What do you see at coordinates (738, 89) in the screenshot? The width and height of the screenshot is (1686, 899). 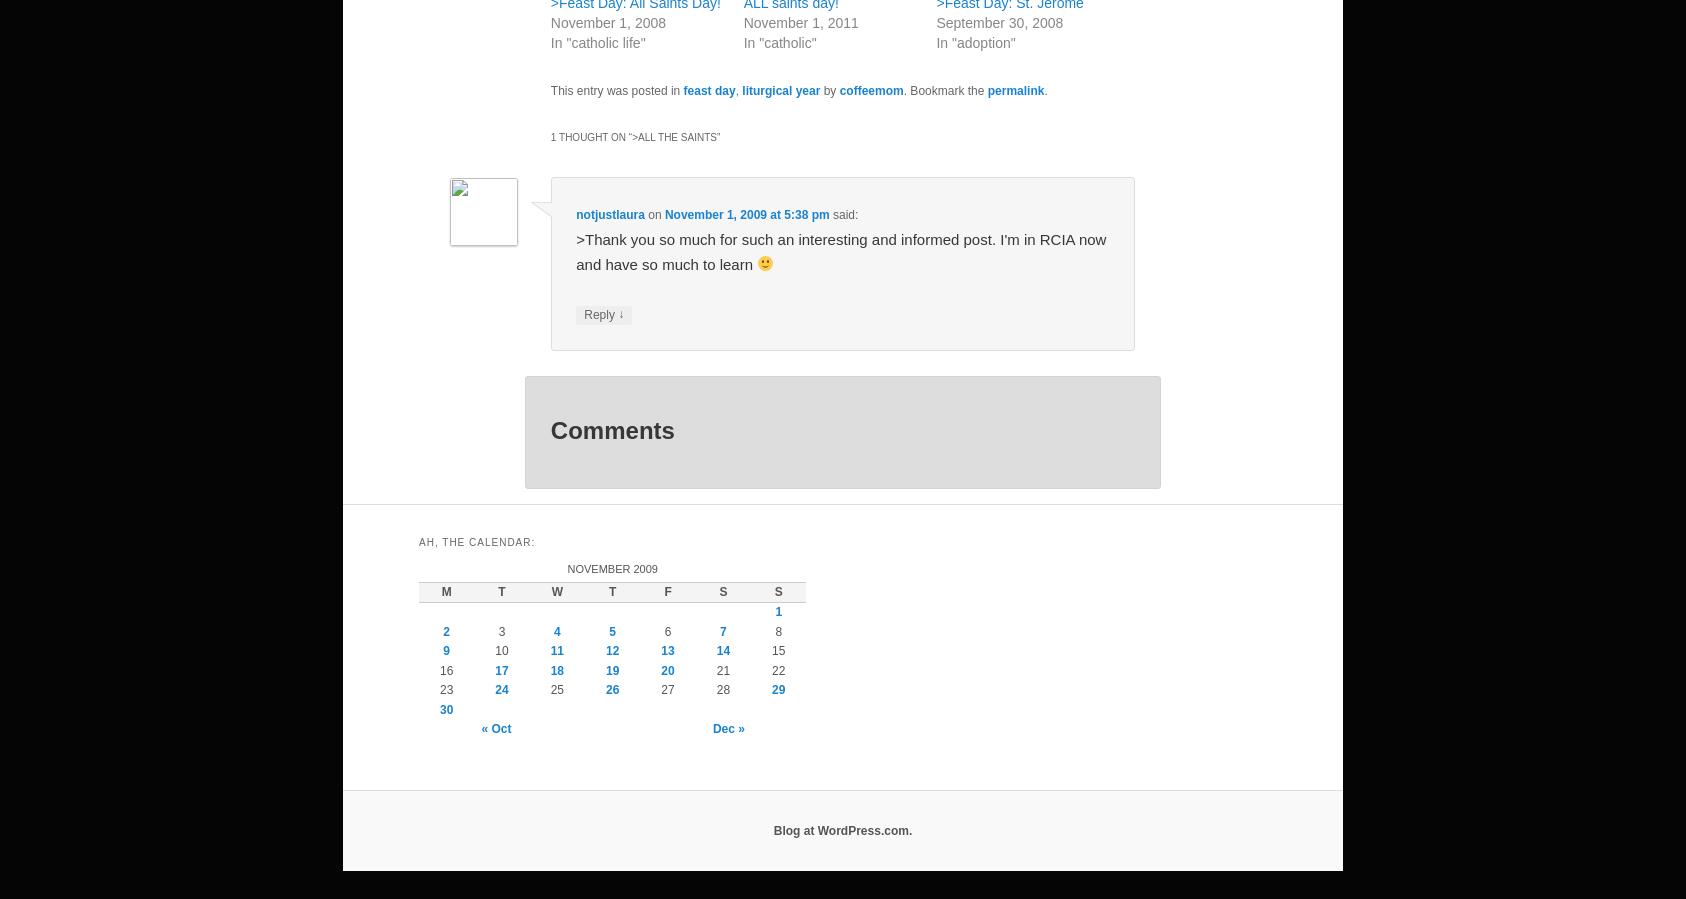 I see `','` at bounding box center [738, 89].